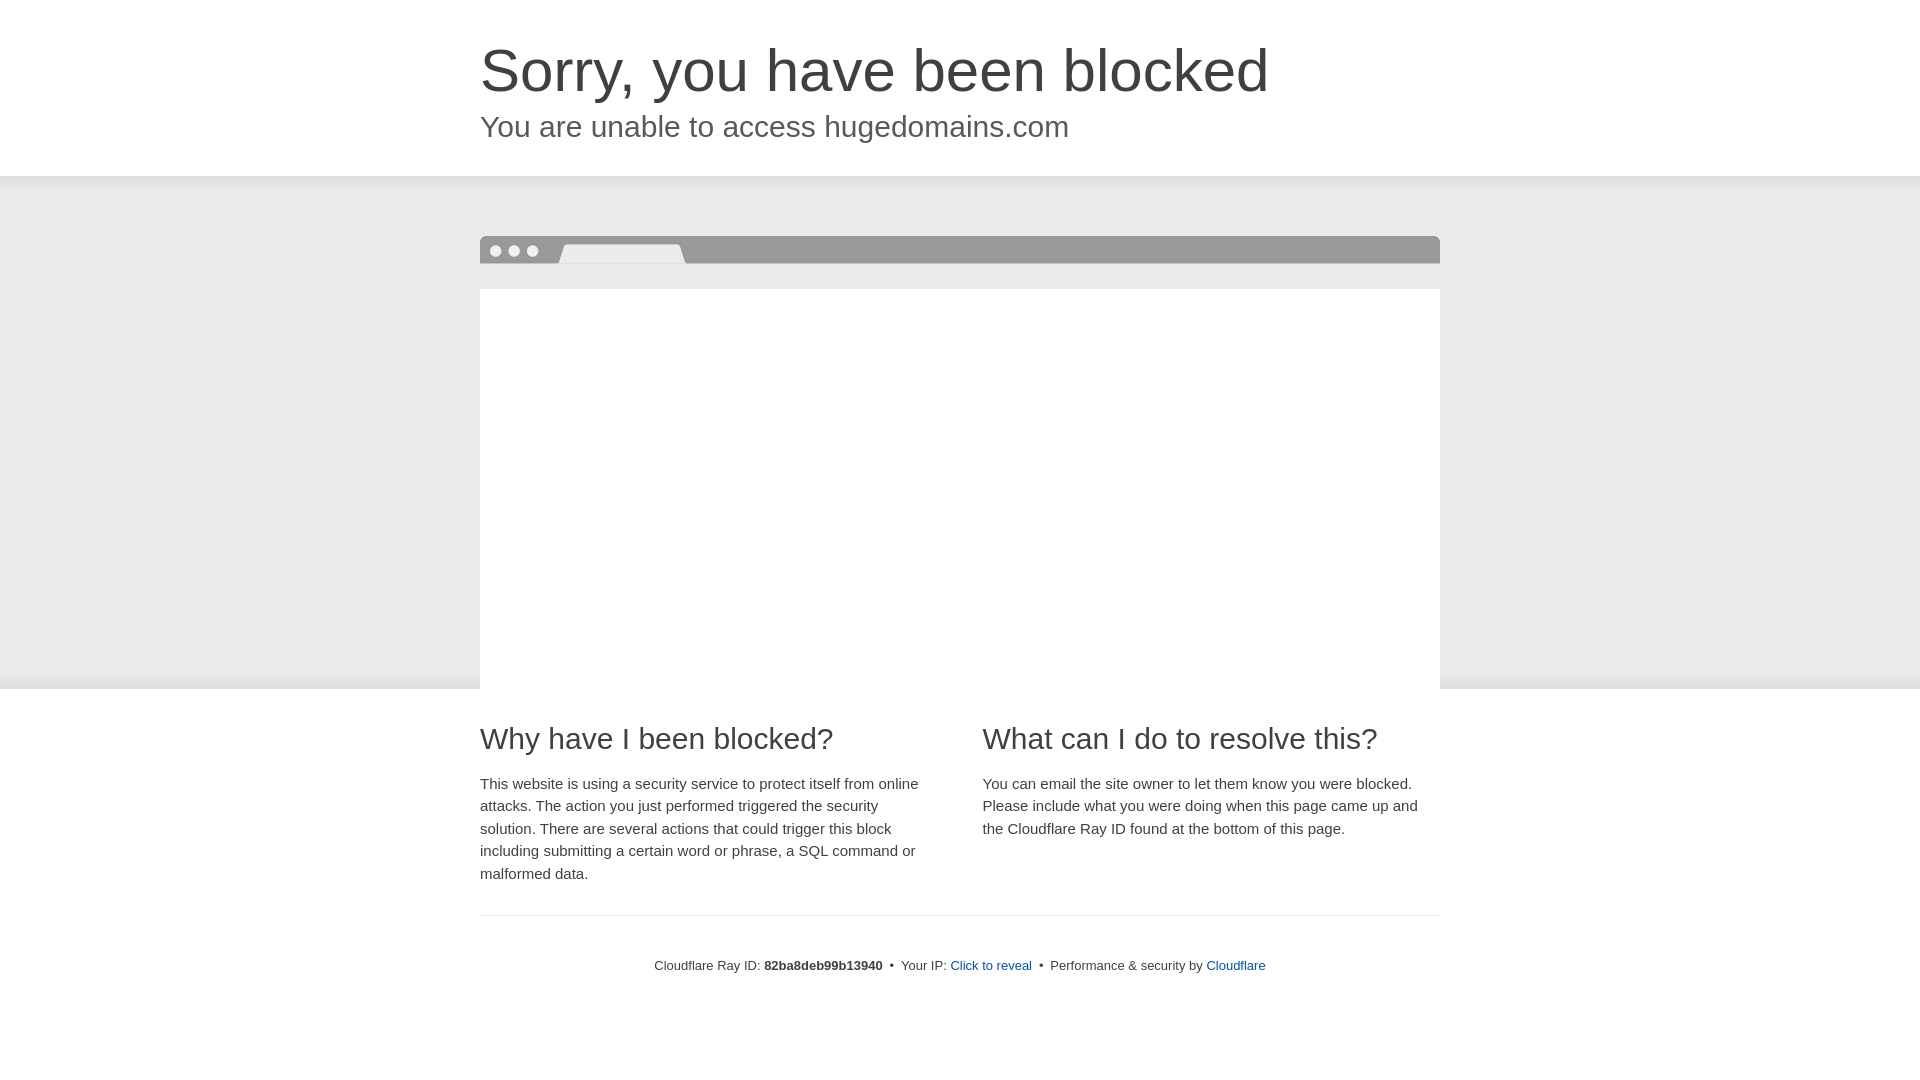 The width and height of the screenshot is (1920, 1080). I want to click on 'Cloudflare', so click(1204, 964).